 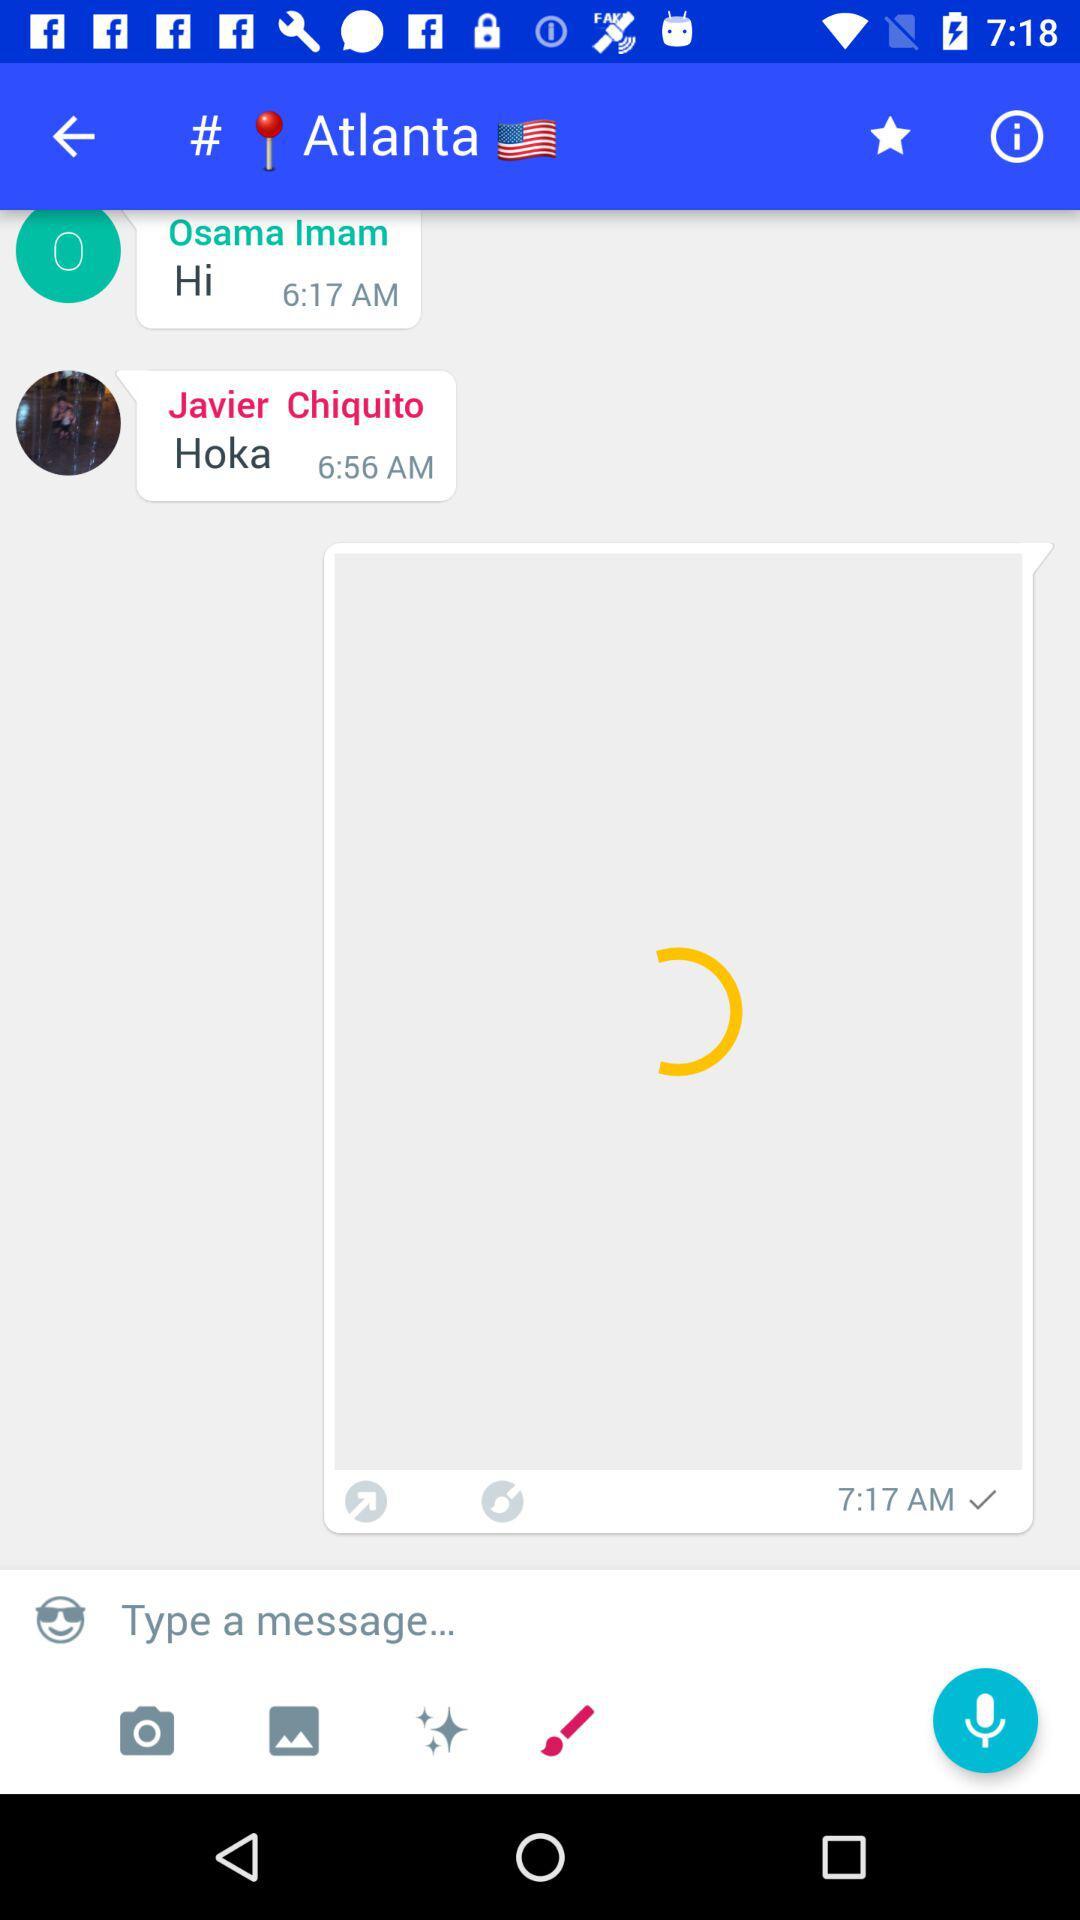 What do you see at coordinates (567, 1730) in the screenshot?
I see `the edit icon` at bounding box center [567, 1730].